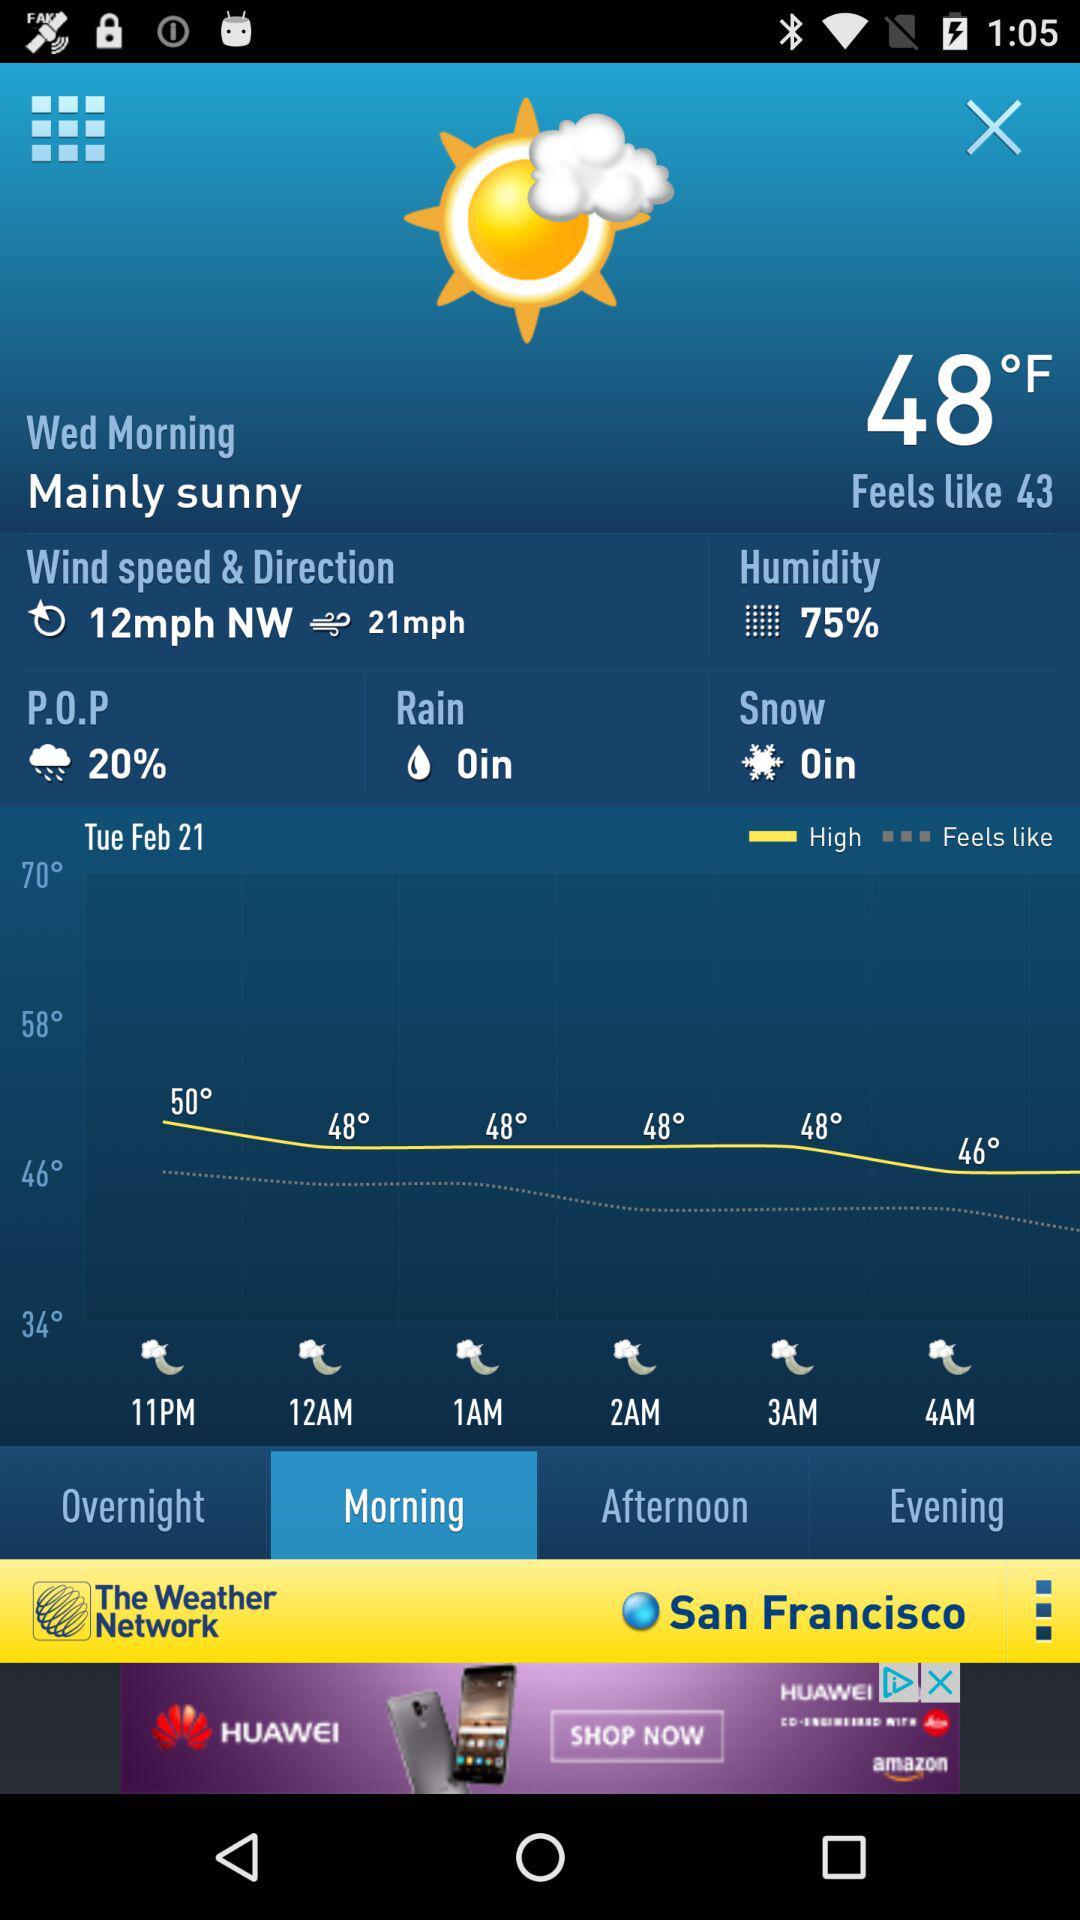 The height and width of the screenshot is (1920, 1080). What do you see at coordinates (66, 127) in the screenshot?
I see `the menu box` at bounding box center [66, 127].